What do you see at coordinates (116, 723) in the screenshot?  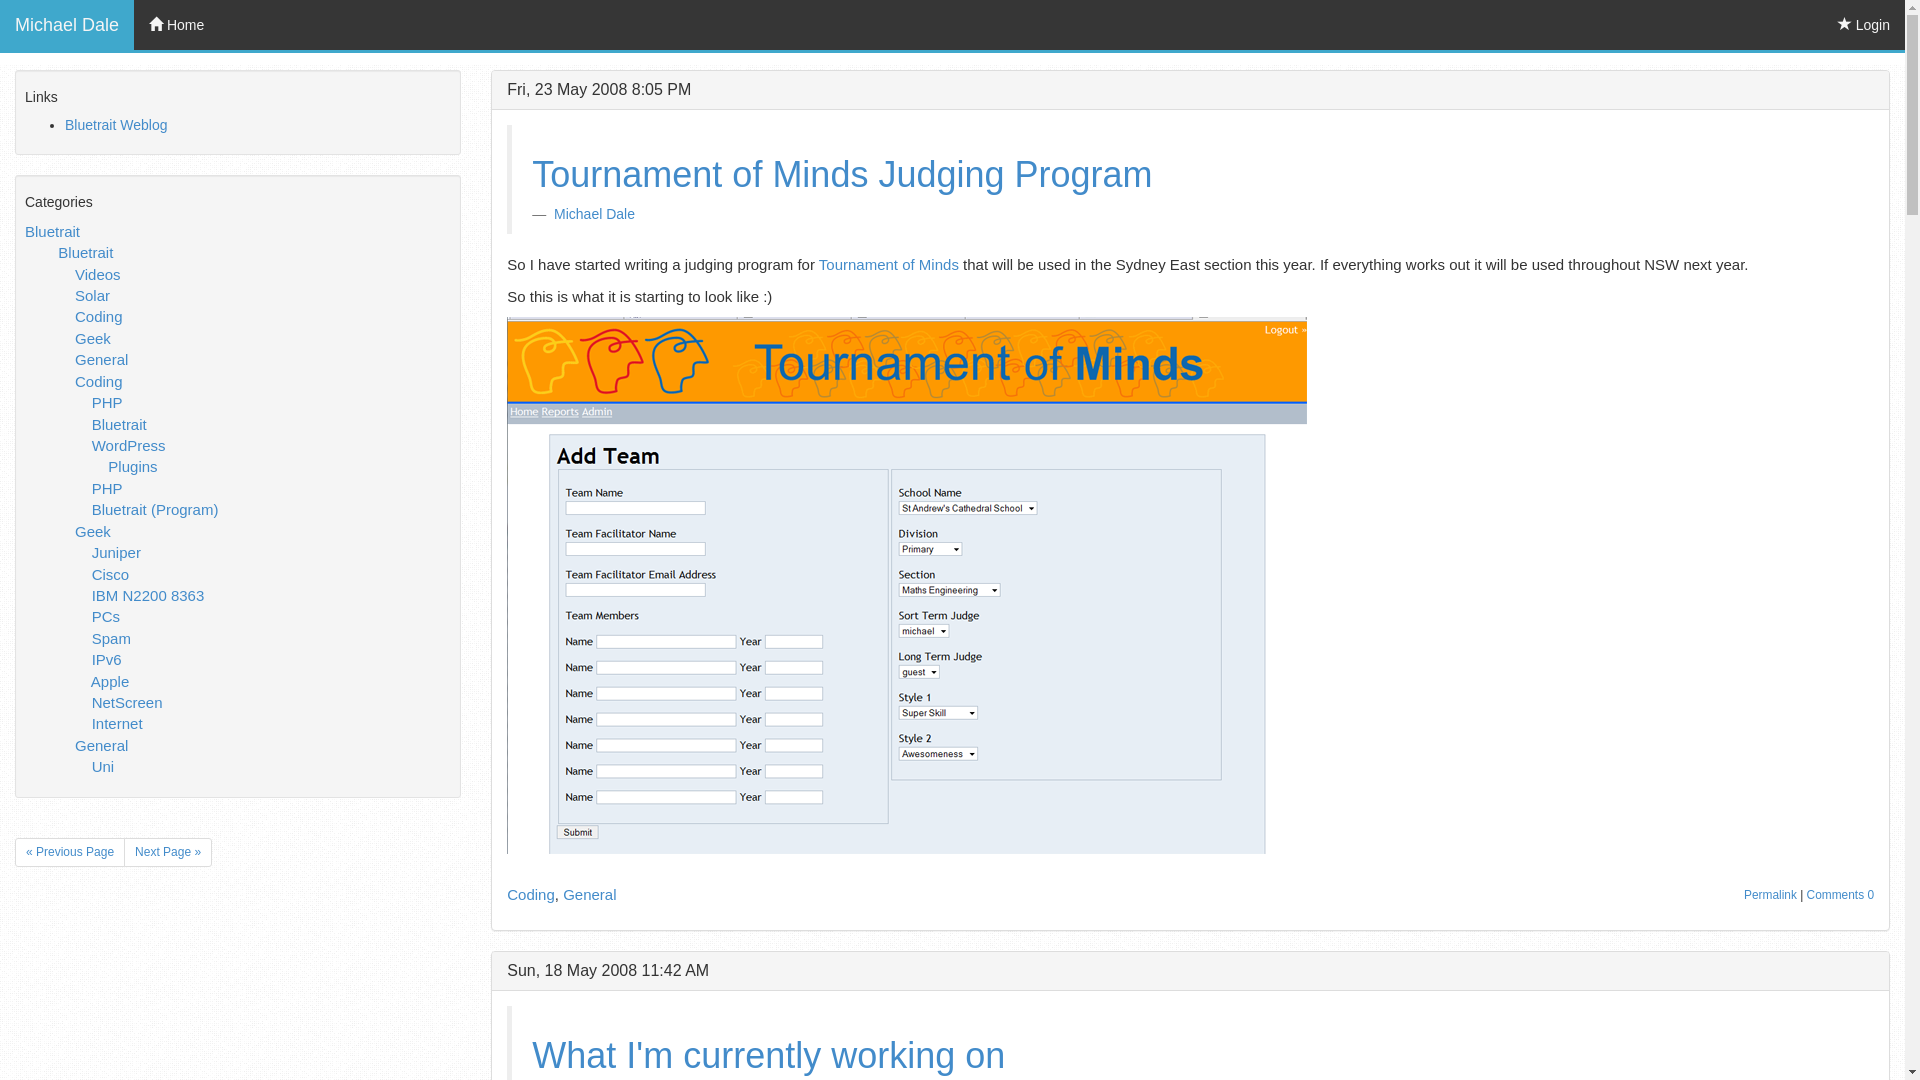 I see `'Internet'` at bounding box center [116, 723].